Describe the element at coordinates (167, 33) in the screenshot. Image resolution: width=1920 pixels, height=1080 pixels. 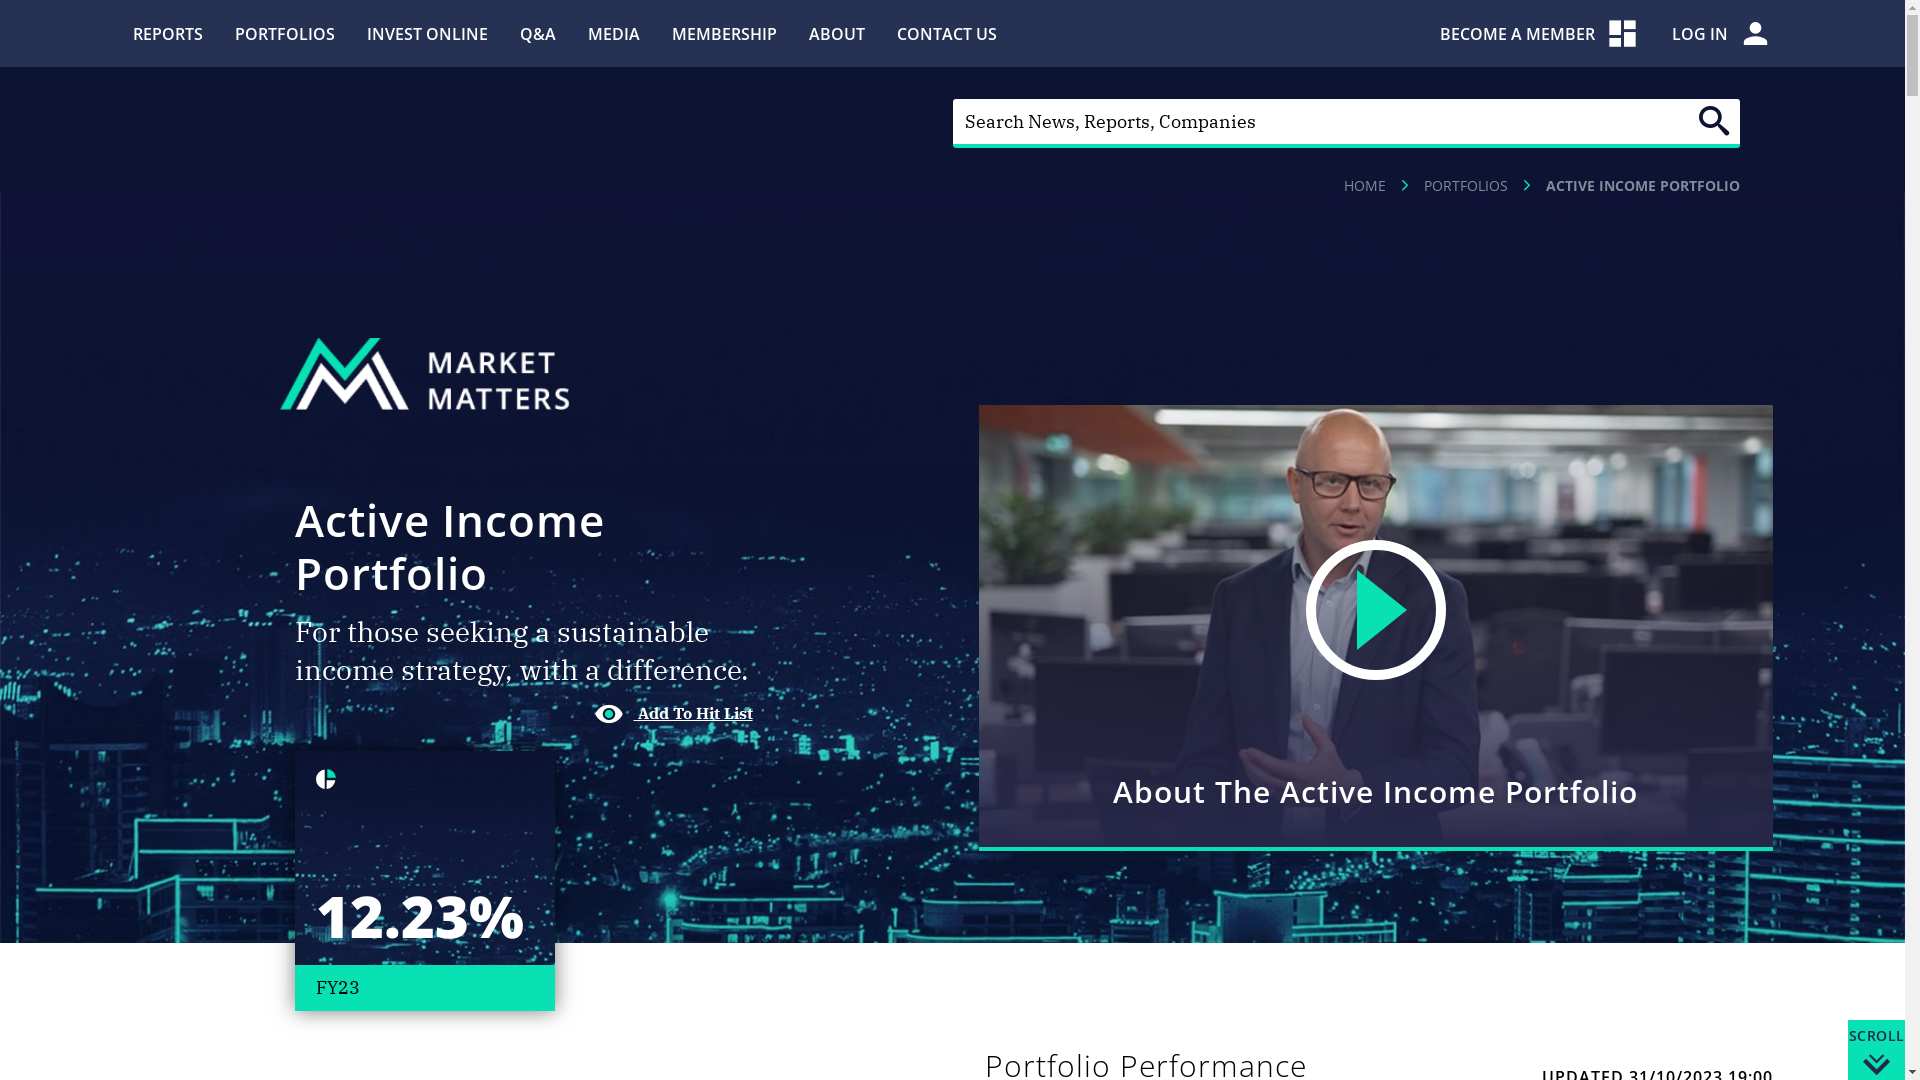
I see `'REPORTS'` at that location.